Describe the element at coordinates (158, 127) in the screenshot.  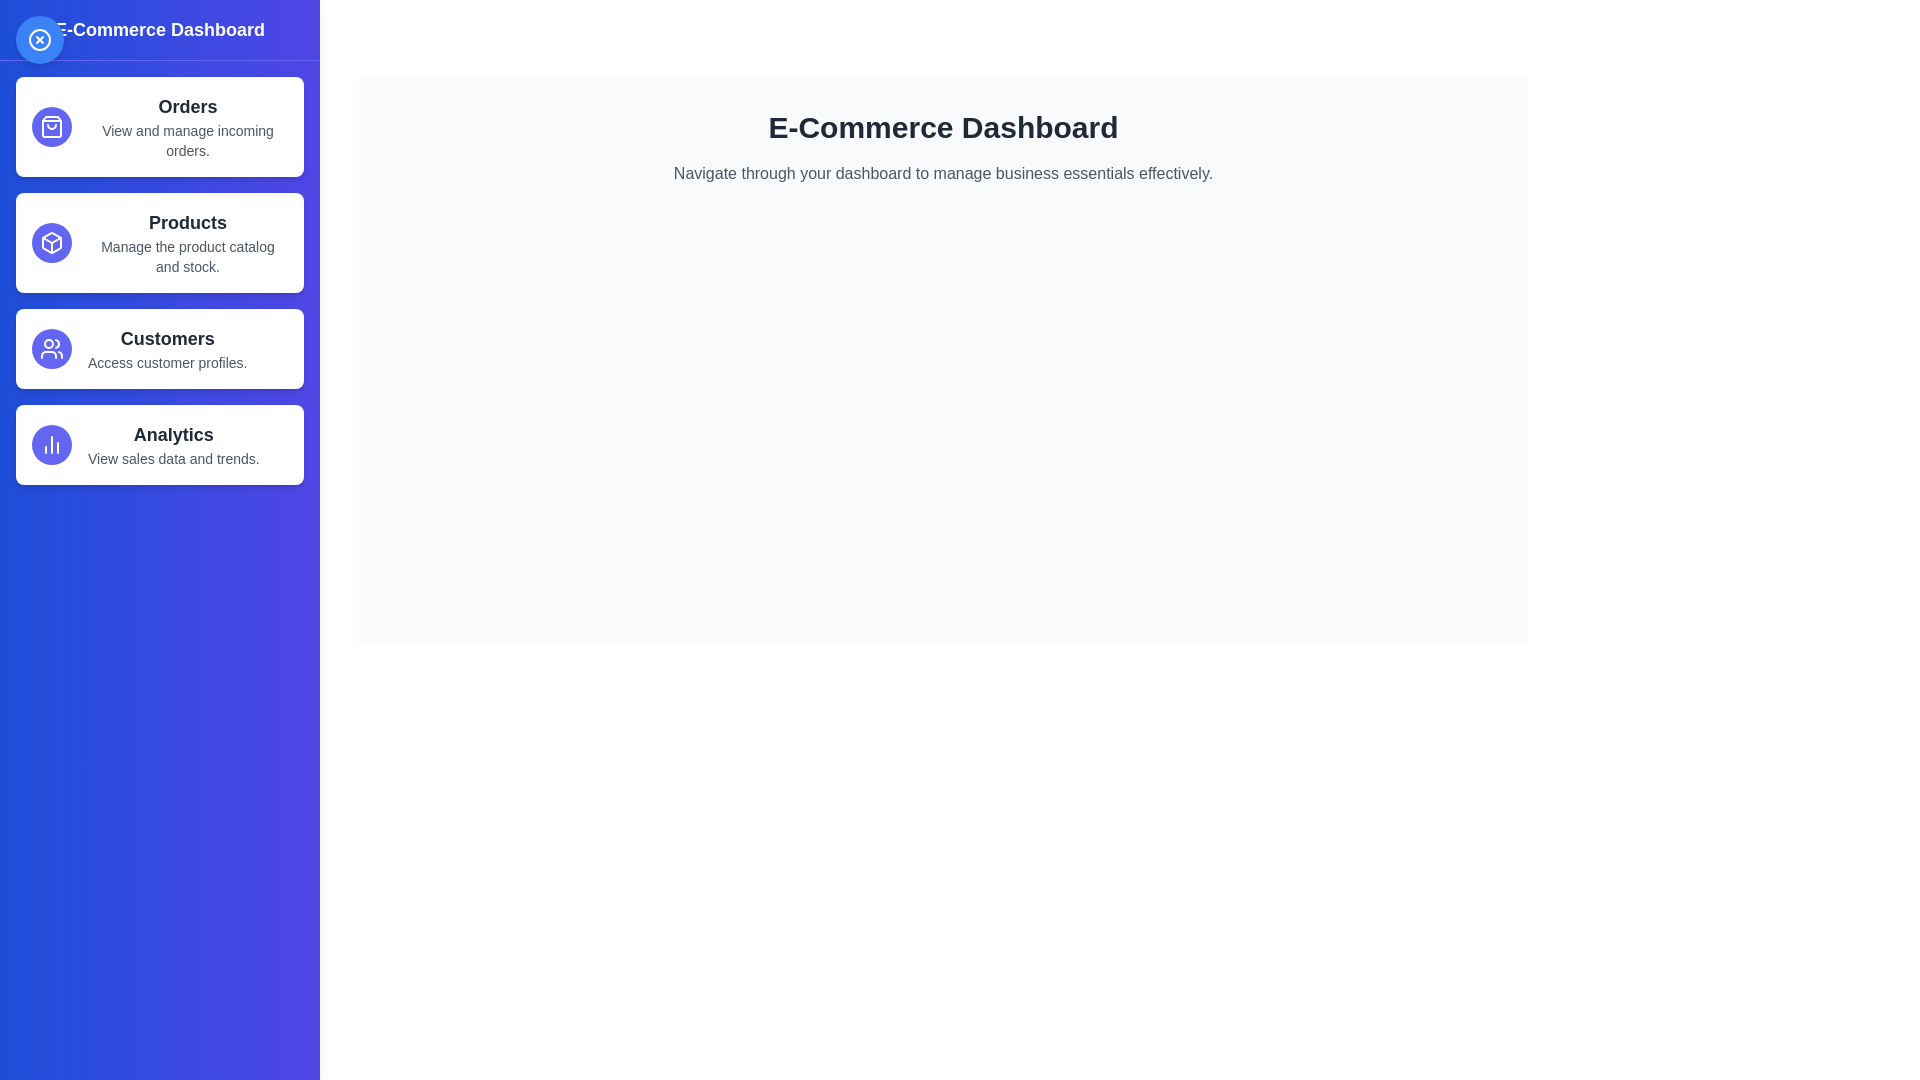
I see `the menu item labeled Orders` at that location.